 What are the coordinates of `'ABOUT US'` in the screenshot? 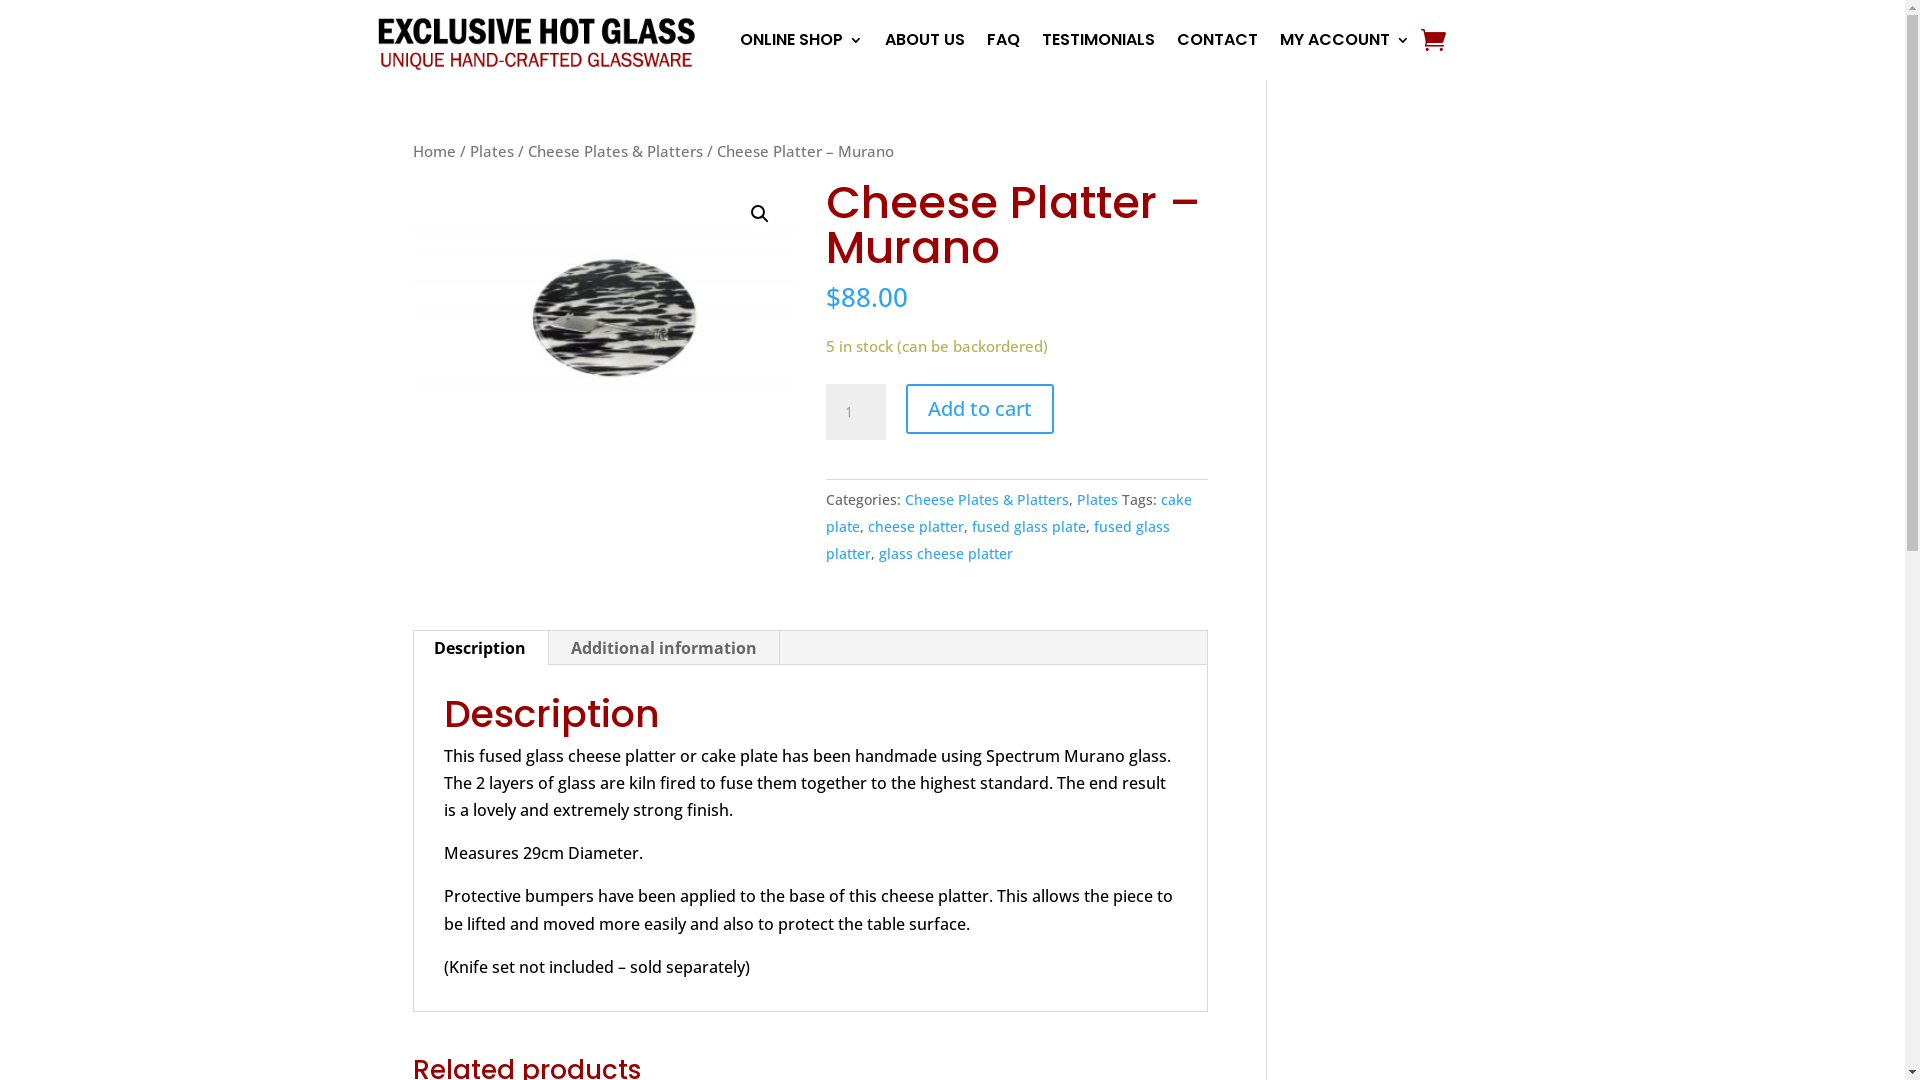 It's located at (924, 39).